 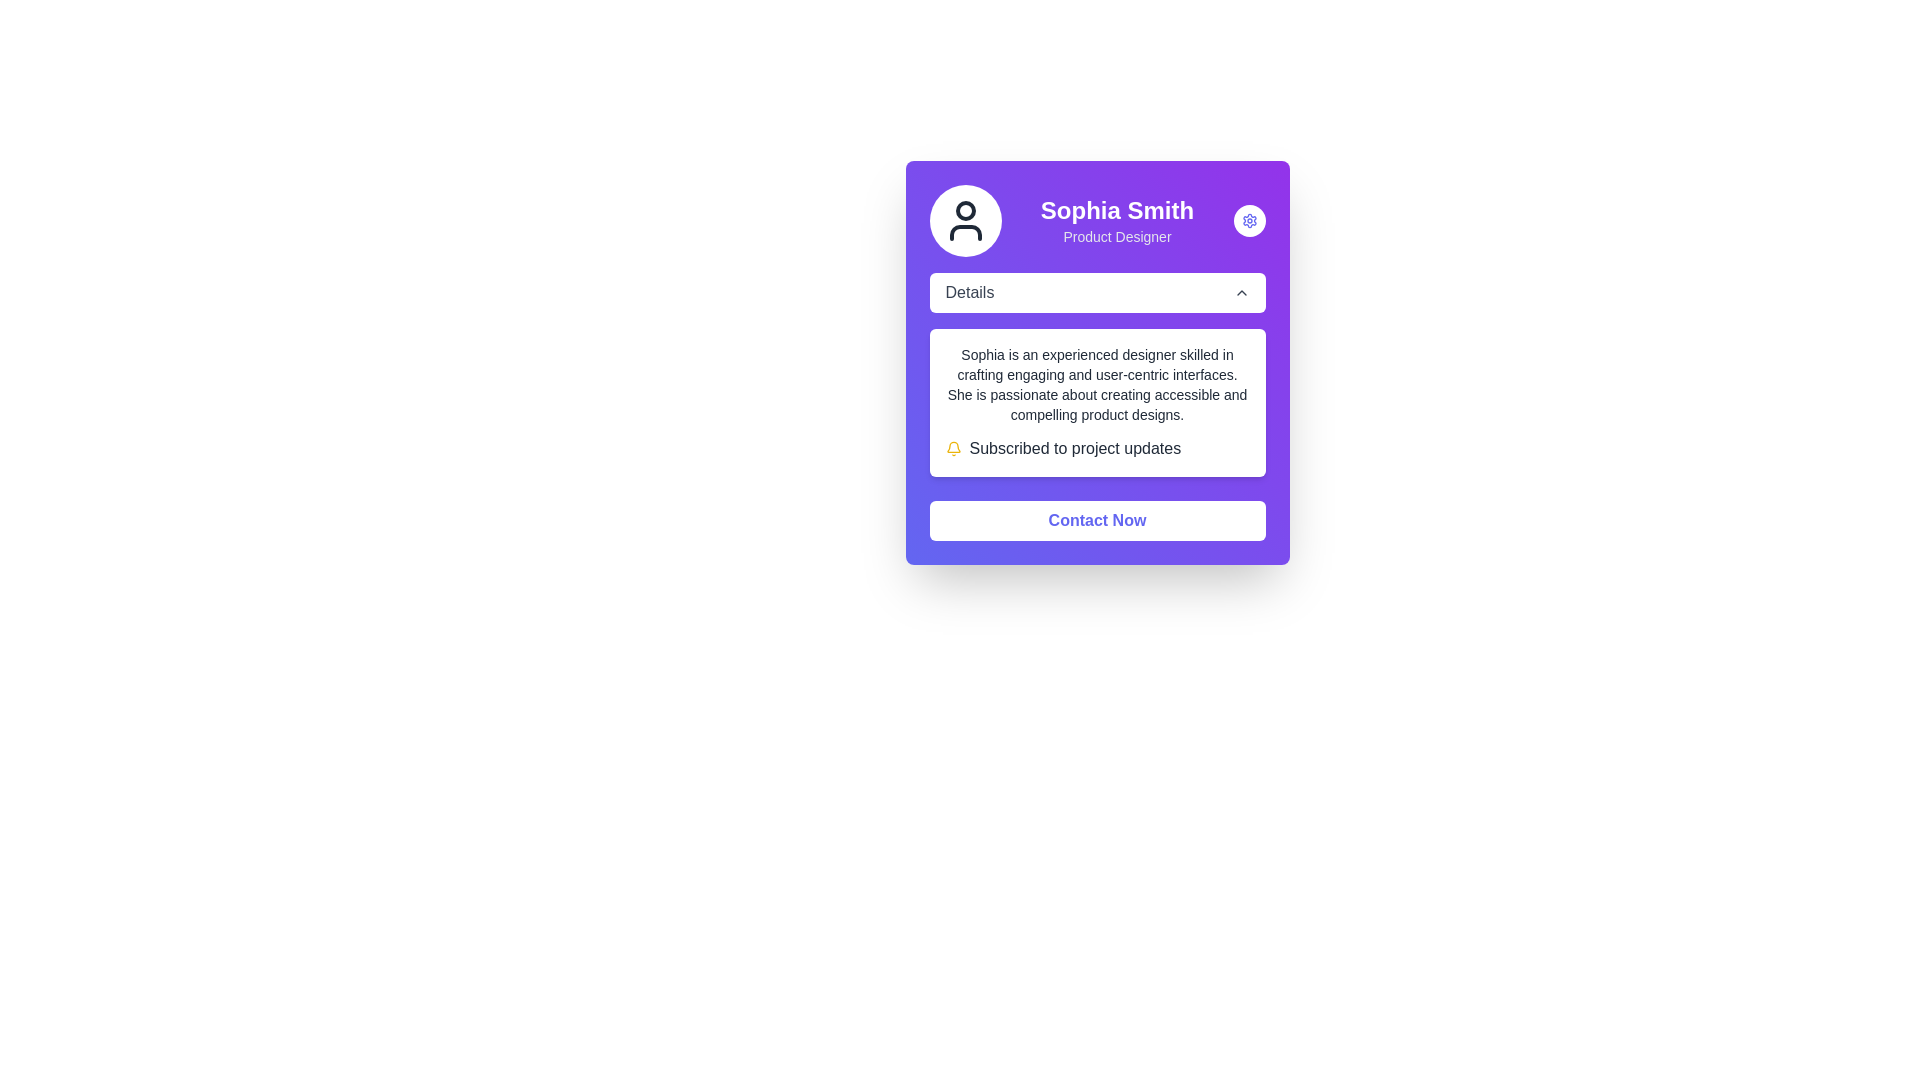 What do you see at coordinates (952, 447) in the screenshot?
I see `the small yellow bell icon that indicates notifications, located to the left of the text in the 'Subscribed to project updates' section of the user profile card` at bounding box center [952, 447].